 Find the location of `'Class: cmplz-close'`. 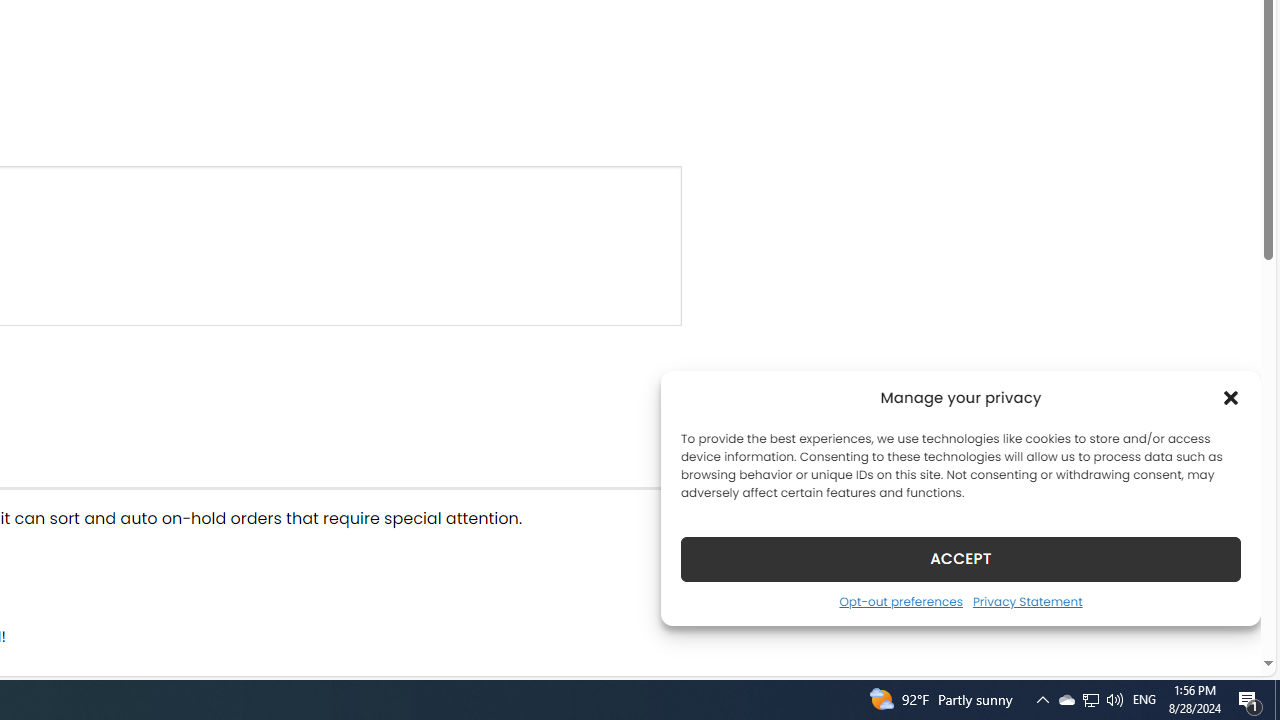

'Class: cmplz-close' is located at coordinates (1230, 397).